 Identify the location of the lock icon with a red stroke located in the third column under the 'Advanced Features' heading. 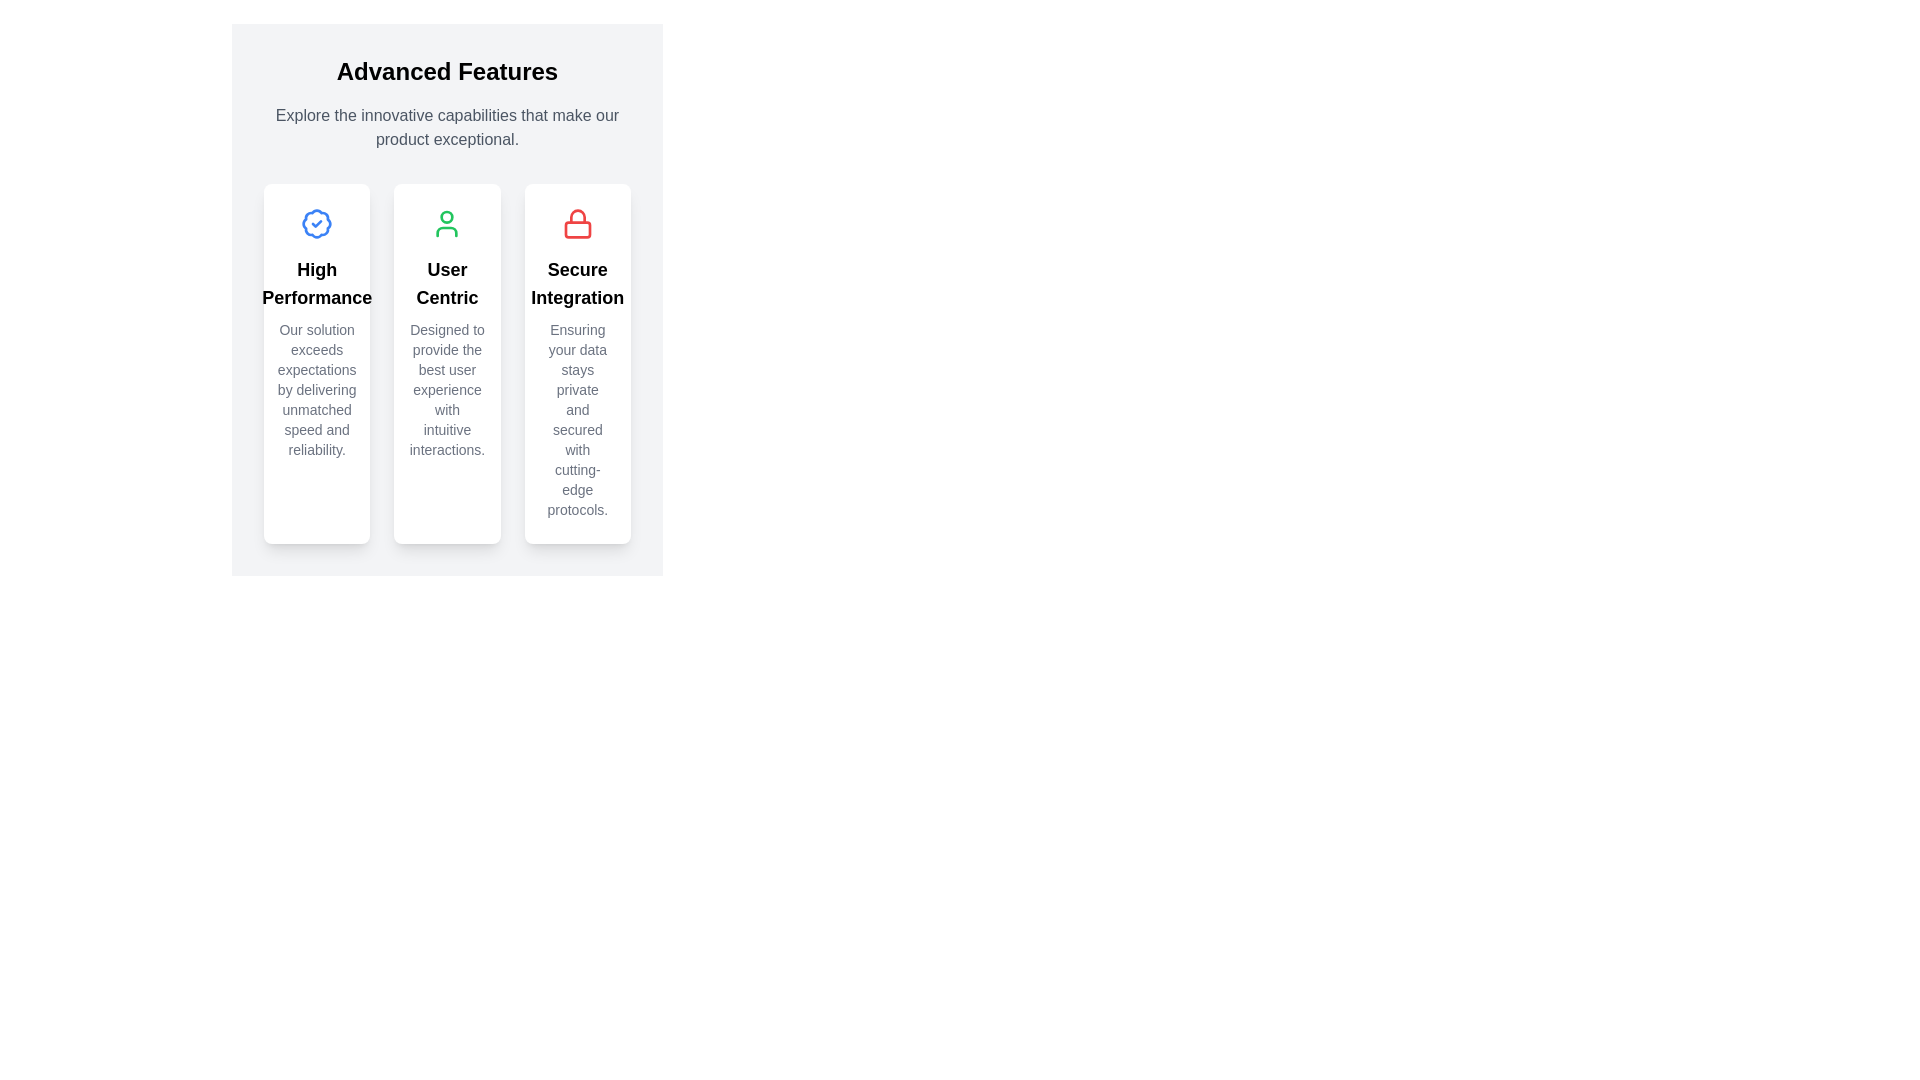
(576, 216).